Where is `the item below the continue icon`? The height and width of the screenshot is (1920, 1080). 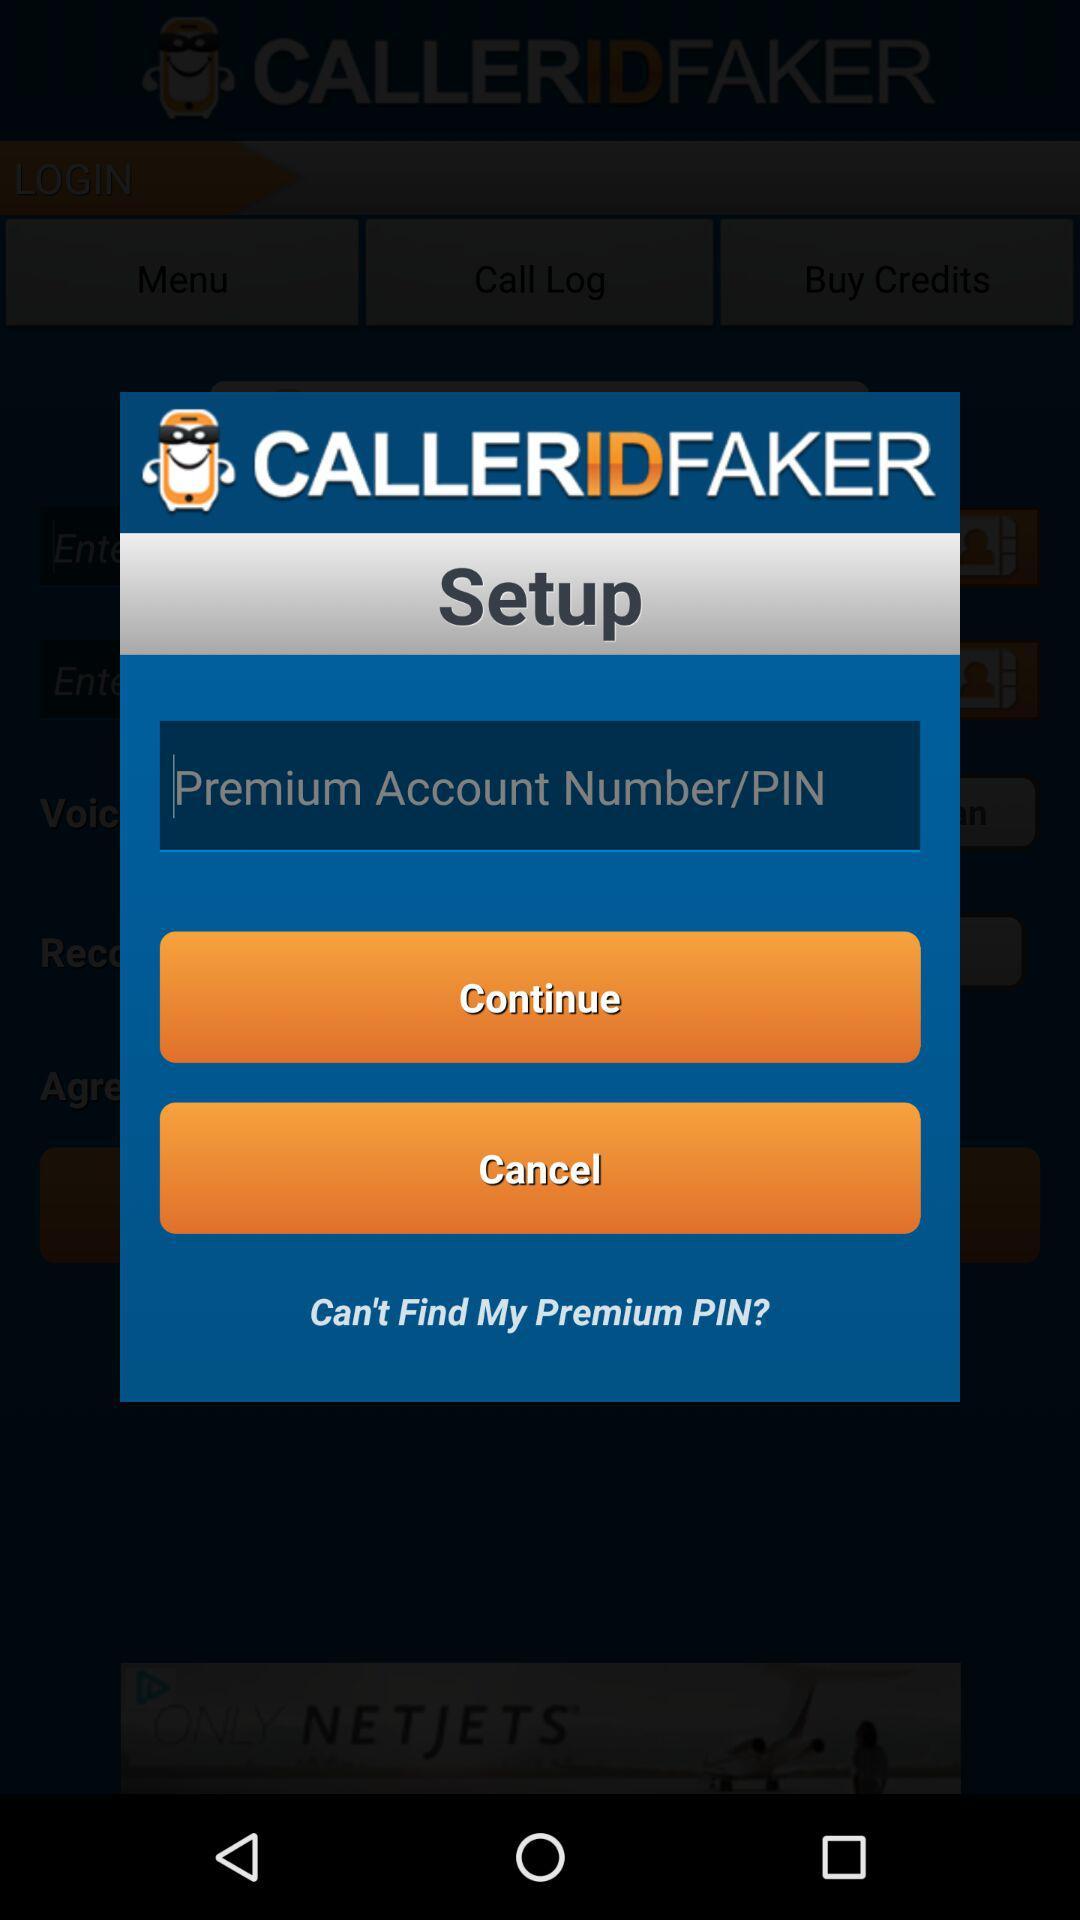
the item below the continue icon is located at coordinates (540, 1168).